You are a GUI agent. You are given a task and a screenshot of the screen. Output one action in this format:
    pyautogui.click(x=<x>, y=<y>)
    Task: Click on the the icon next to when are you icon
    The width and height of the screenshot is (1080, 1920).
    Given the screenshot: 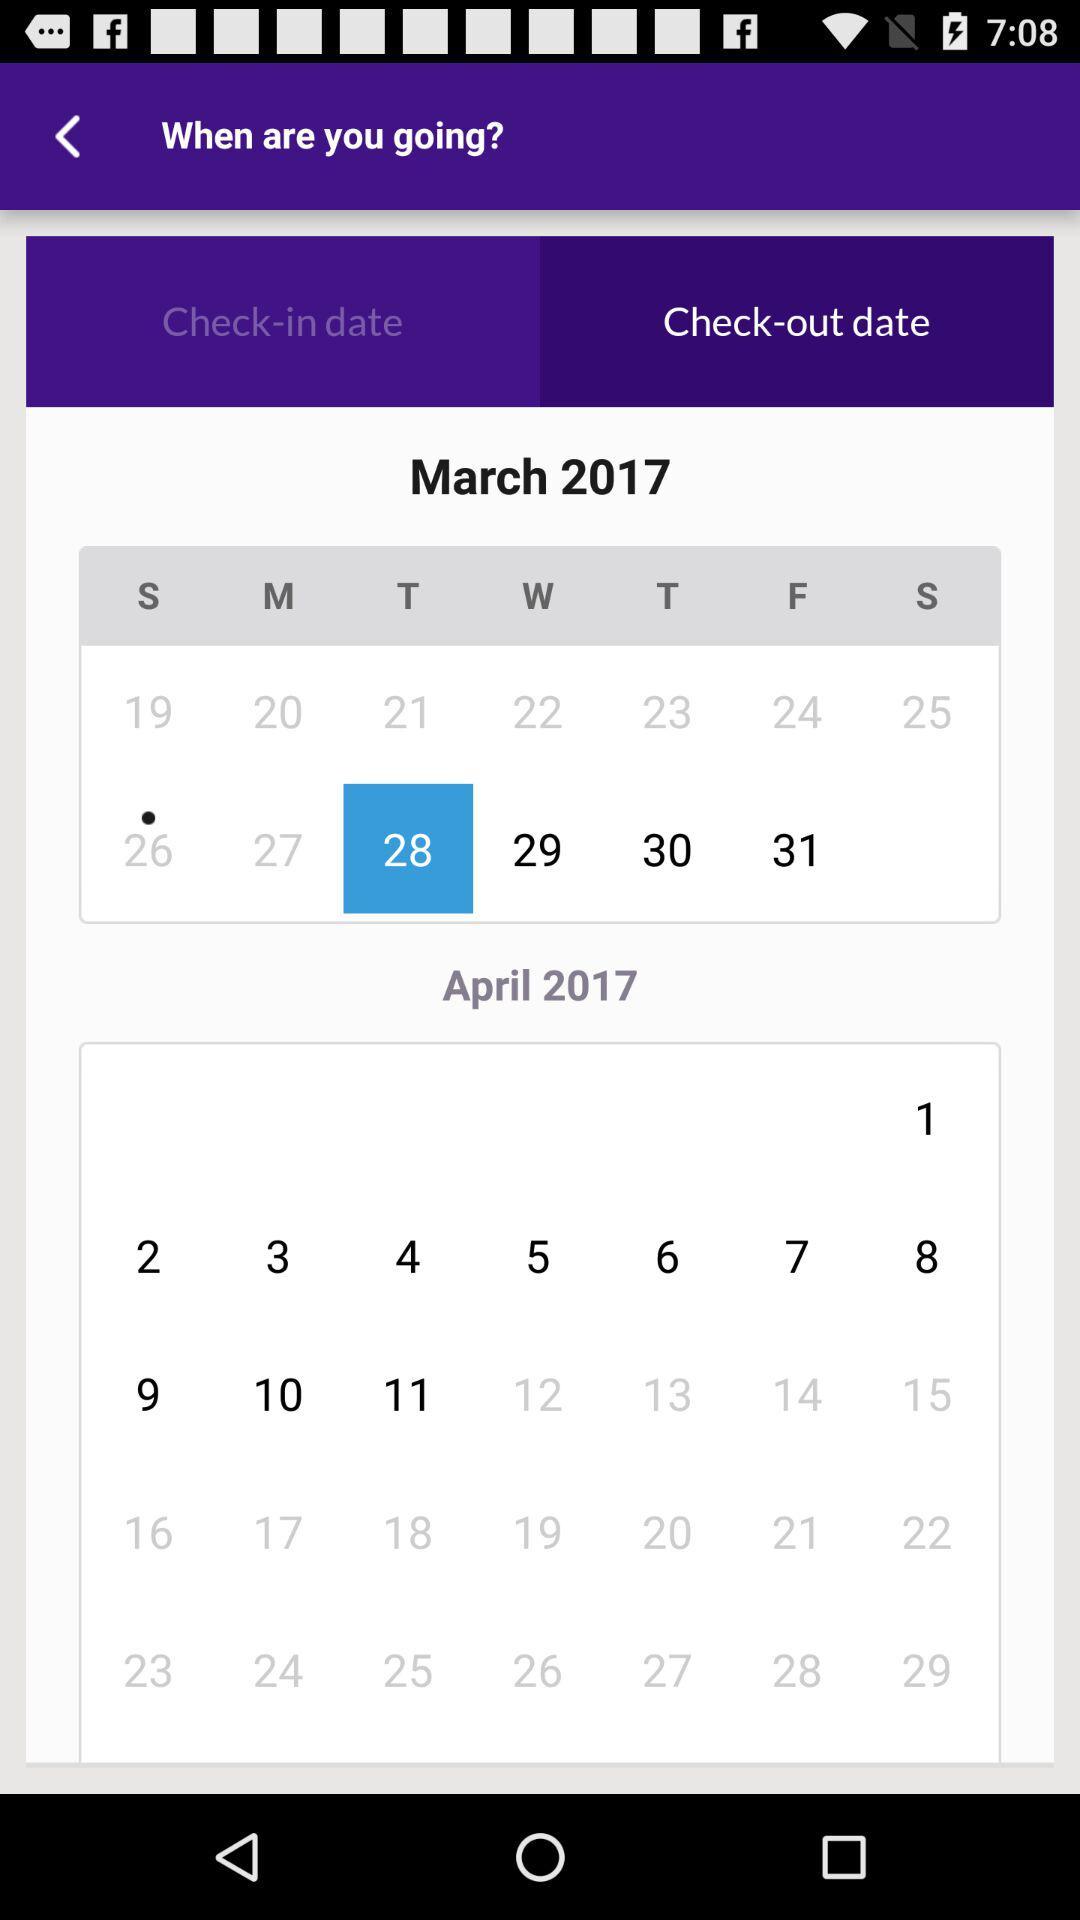 What is the action you would take?
    pyautogui.click(x=72, y=135)
    